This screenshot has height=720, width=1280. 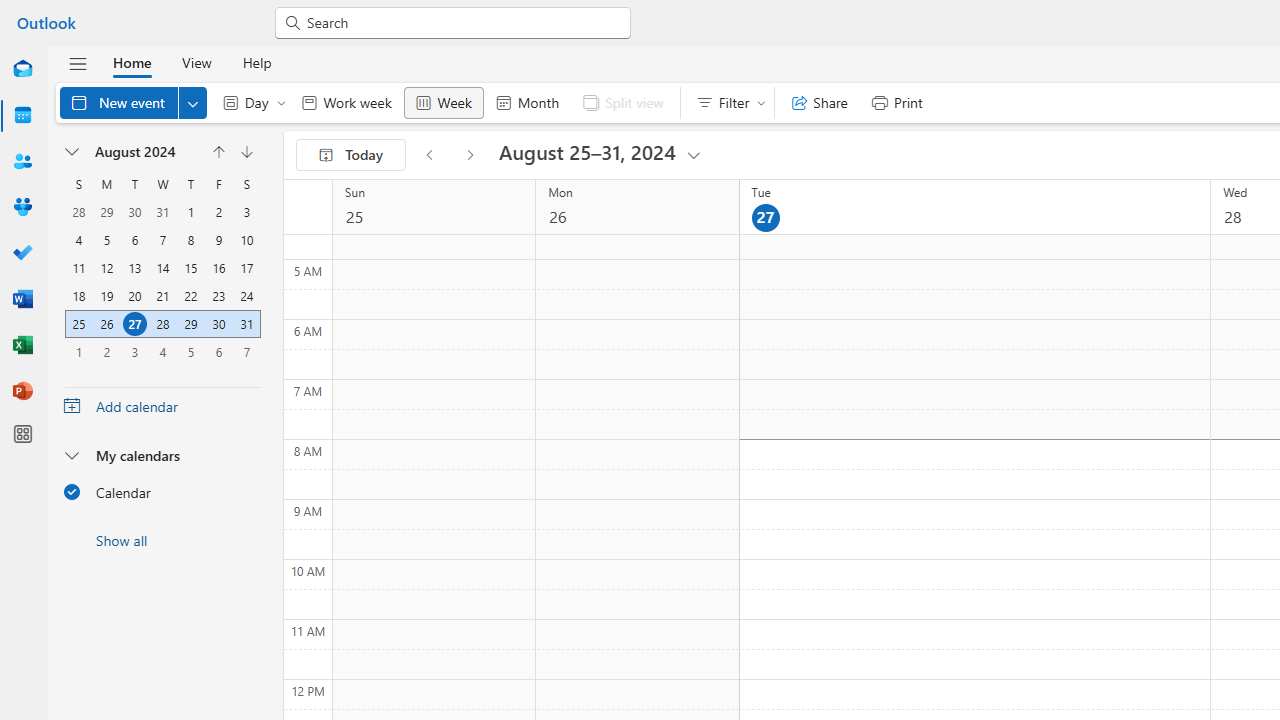 What do you see at coordinates (196, 61) in the screenshot?
I see `'View'` at bounding box center [196, 61].